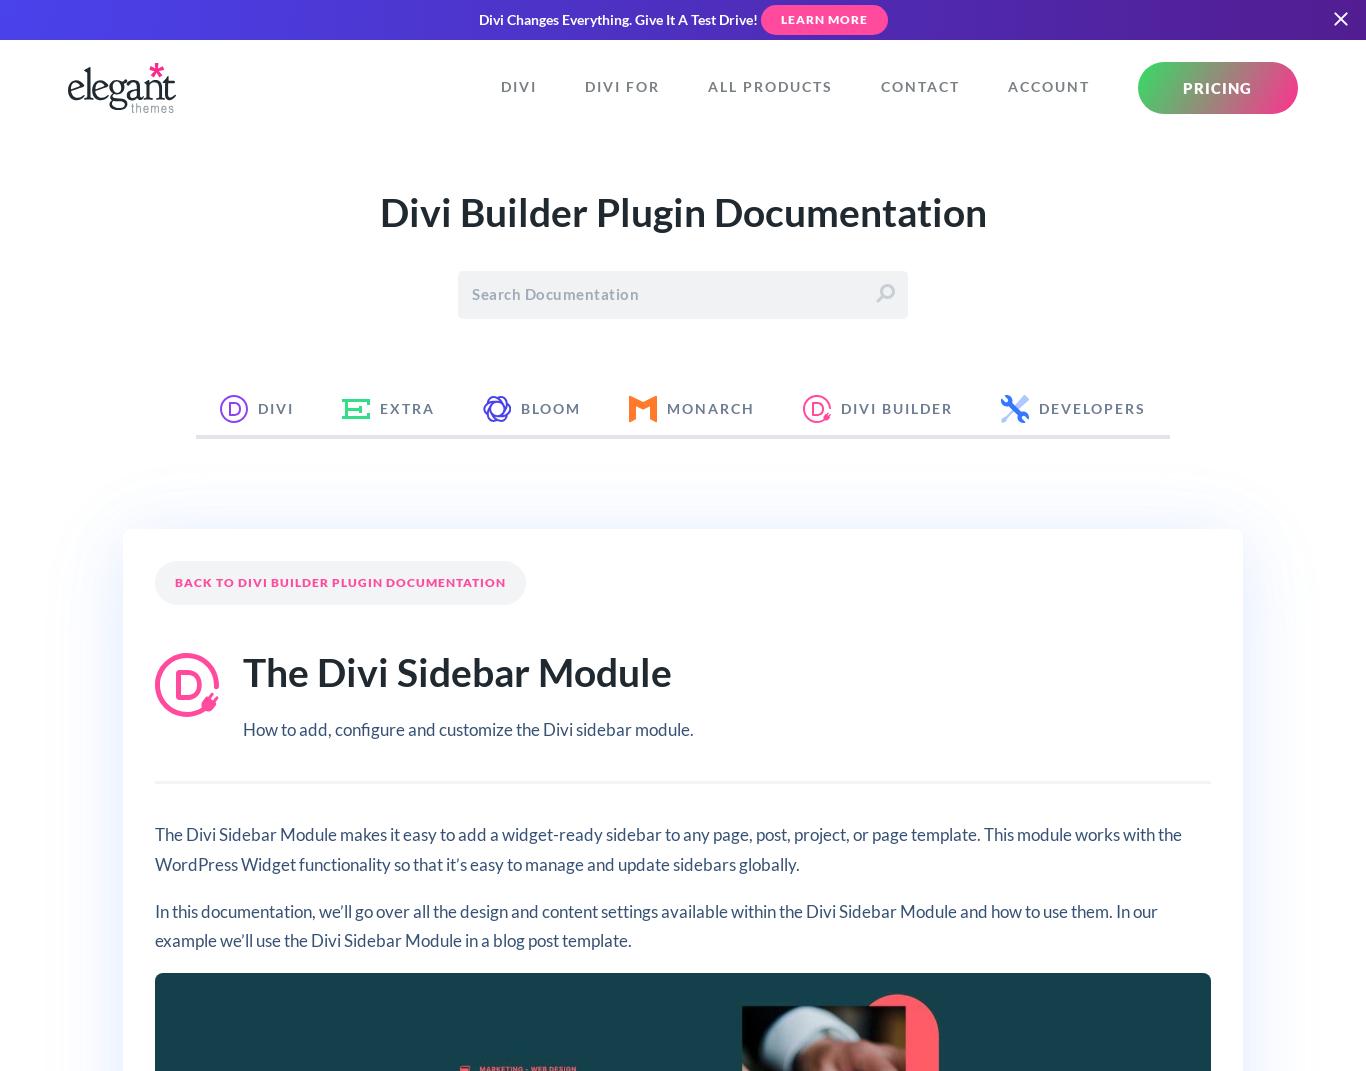 The image size is (1366, 1071). Describe the element at coordinates (406, 408) in the screenshot. I see `'Extra'` at that location.